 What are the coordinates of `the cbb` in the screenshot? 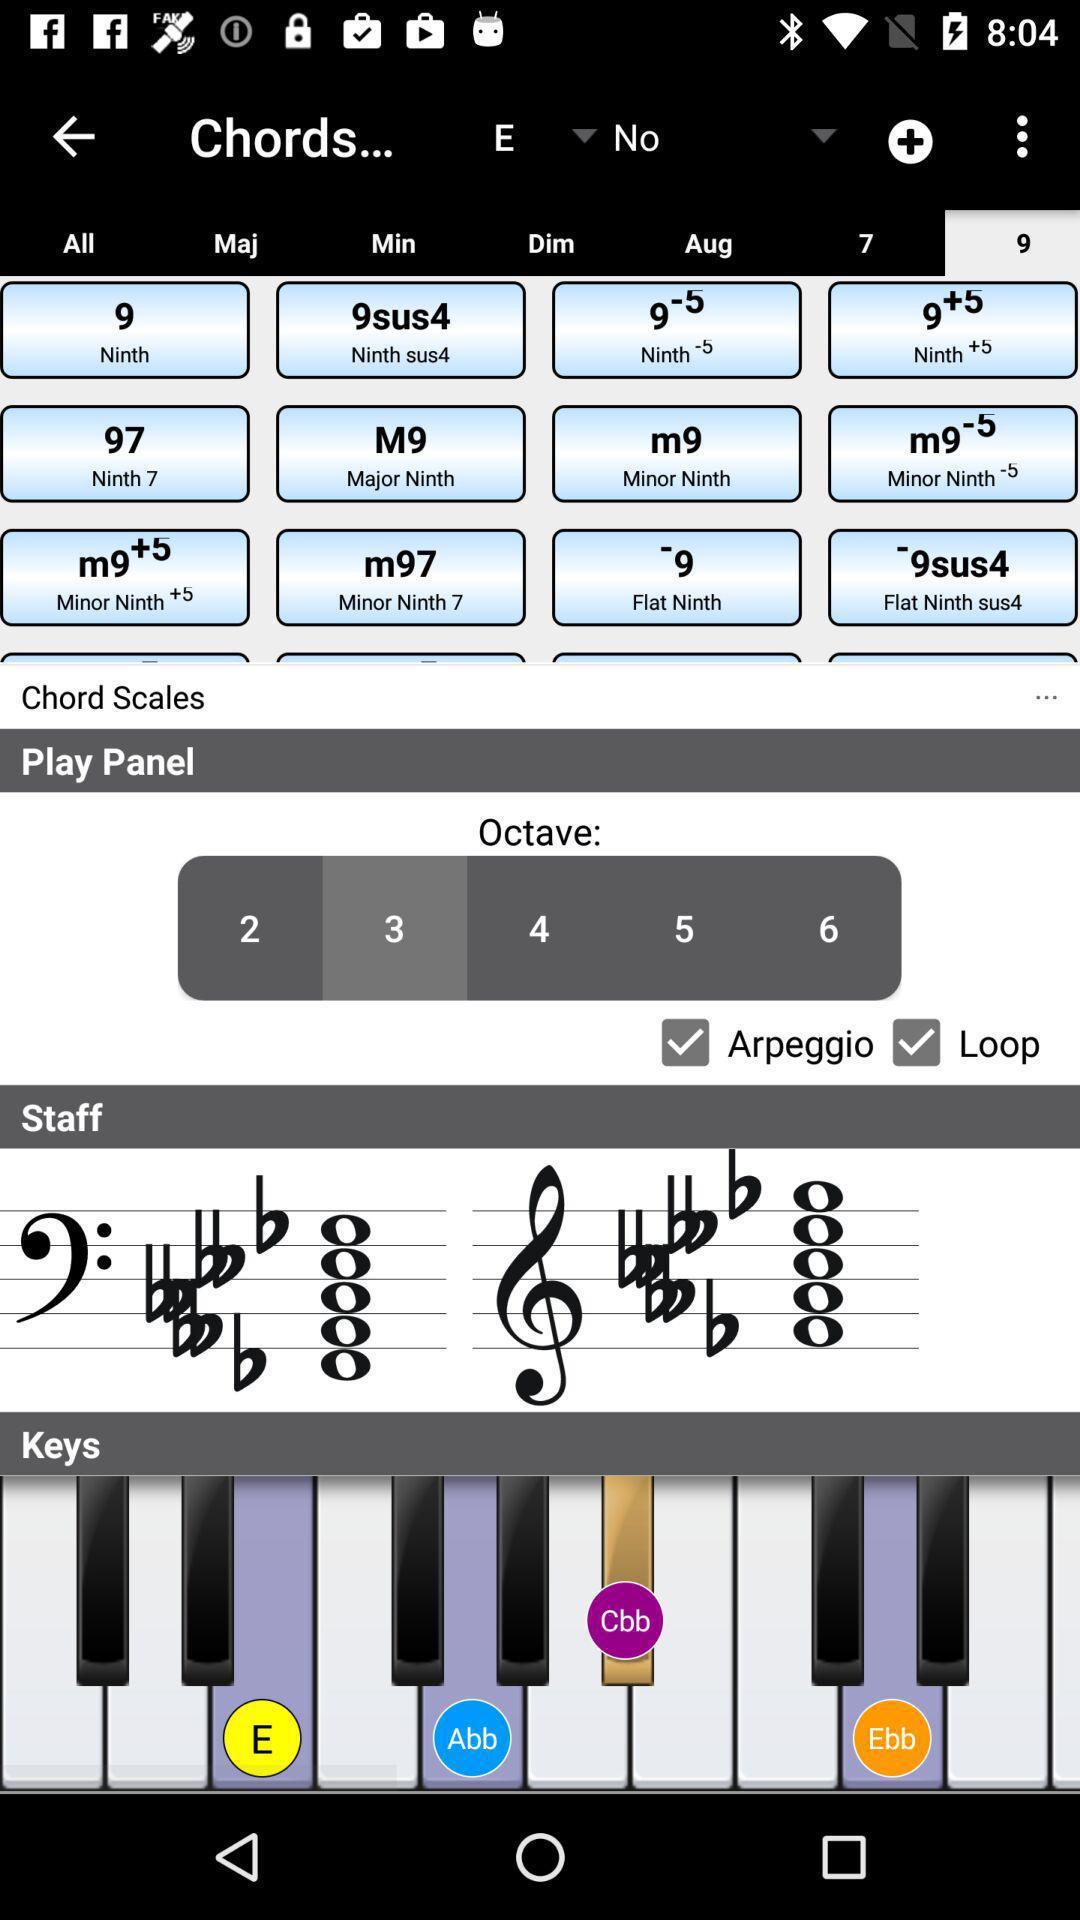 It's located at (624, 1620).